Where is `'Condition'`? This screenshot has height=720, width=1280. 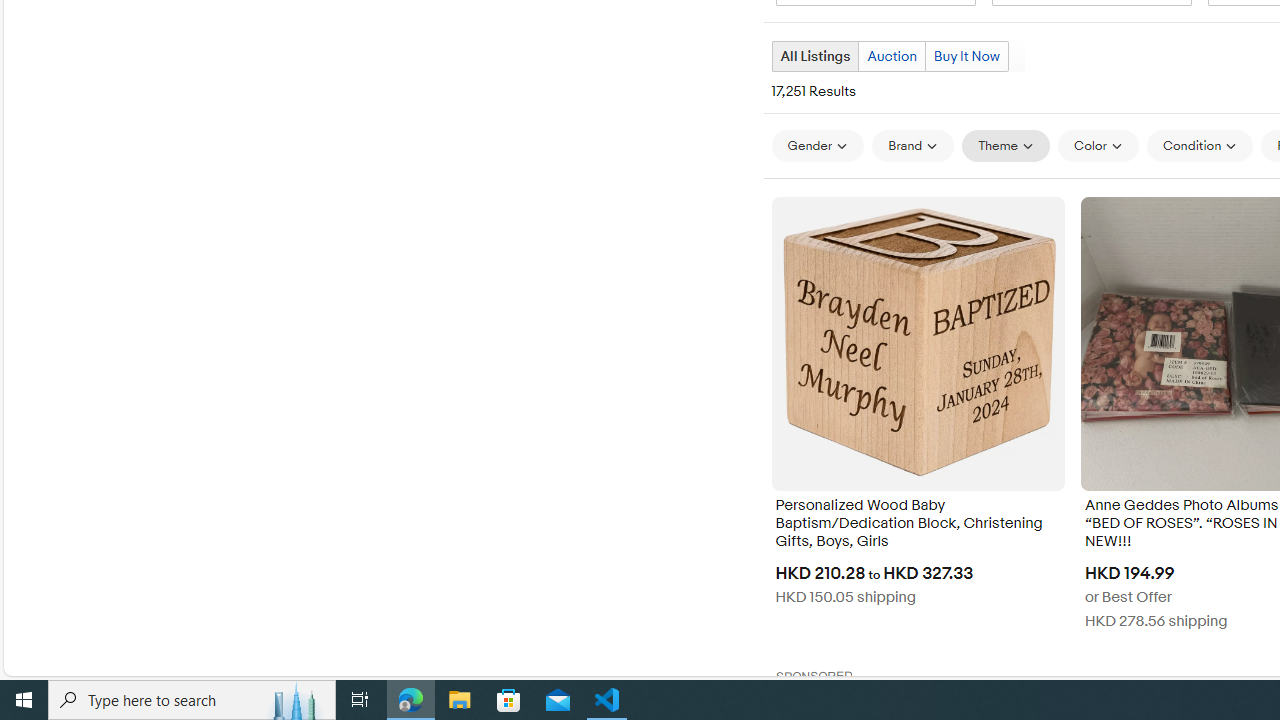 'Condition' is located at coordinates (1200, 145).